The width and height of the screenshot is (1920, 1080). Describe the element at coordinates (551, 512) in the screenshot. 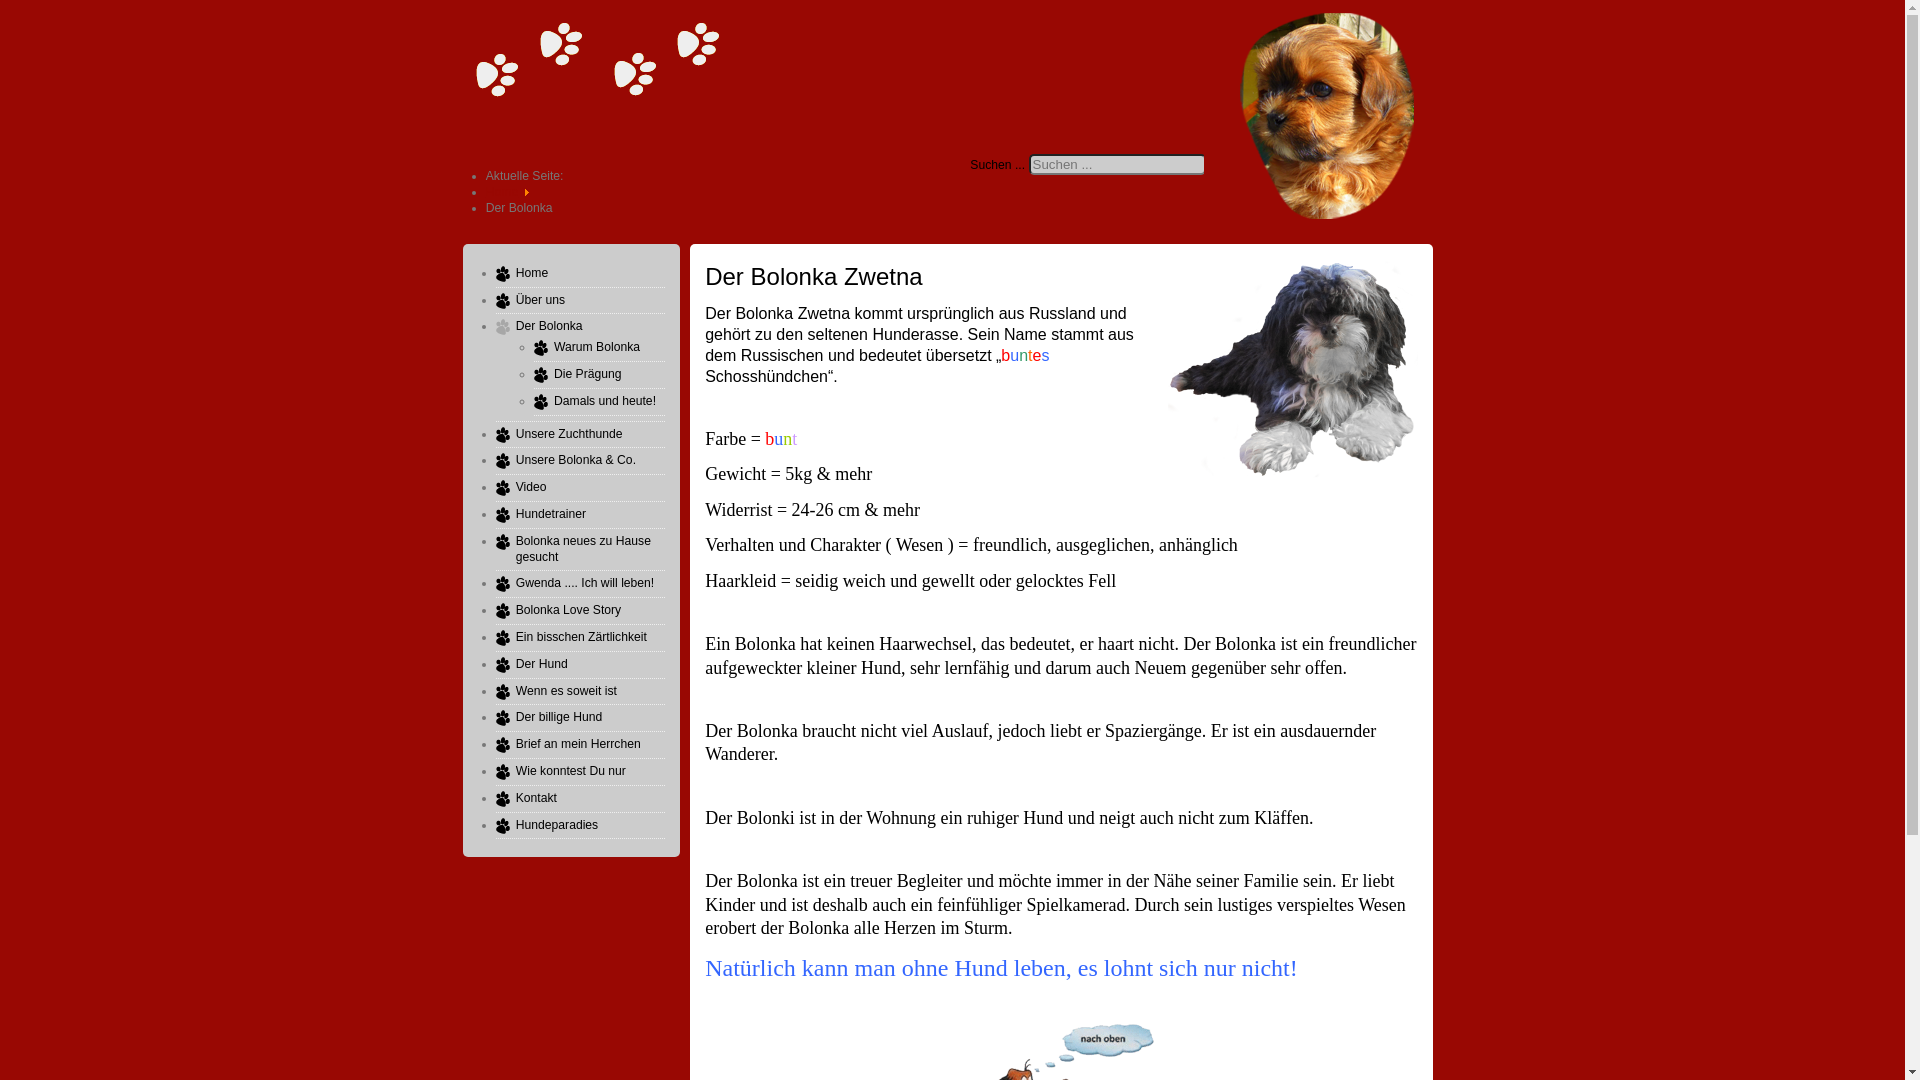

I see `'Hundetrainer'` at that location.